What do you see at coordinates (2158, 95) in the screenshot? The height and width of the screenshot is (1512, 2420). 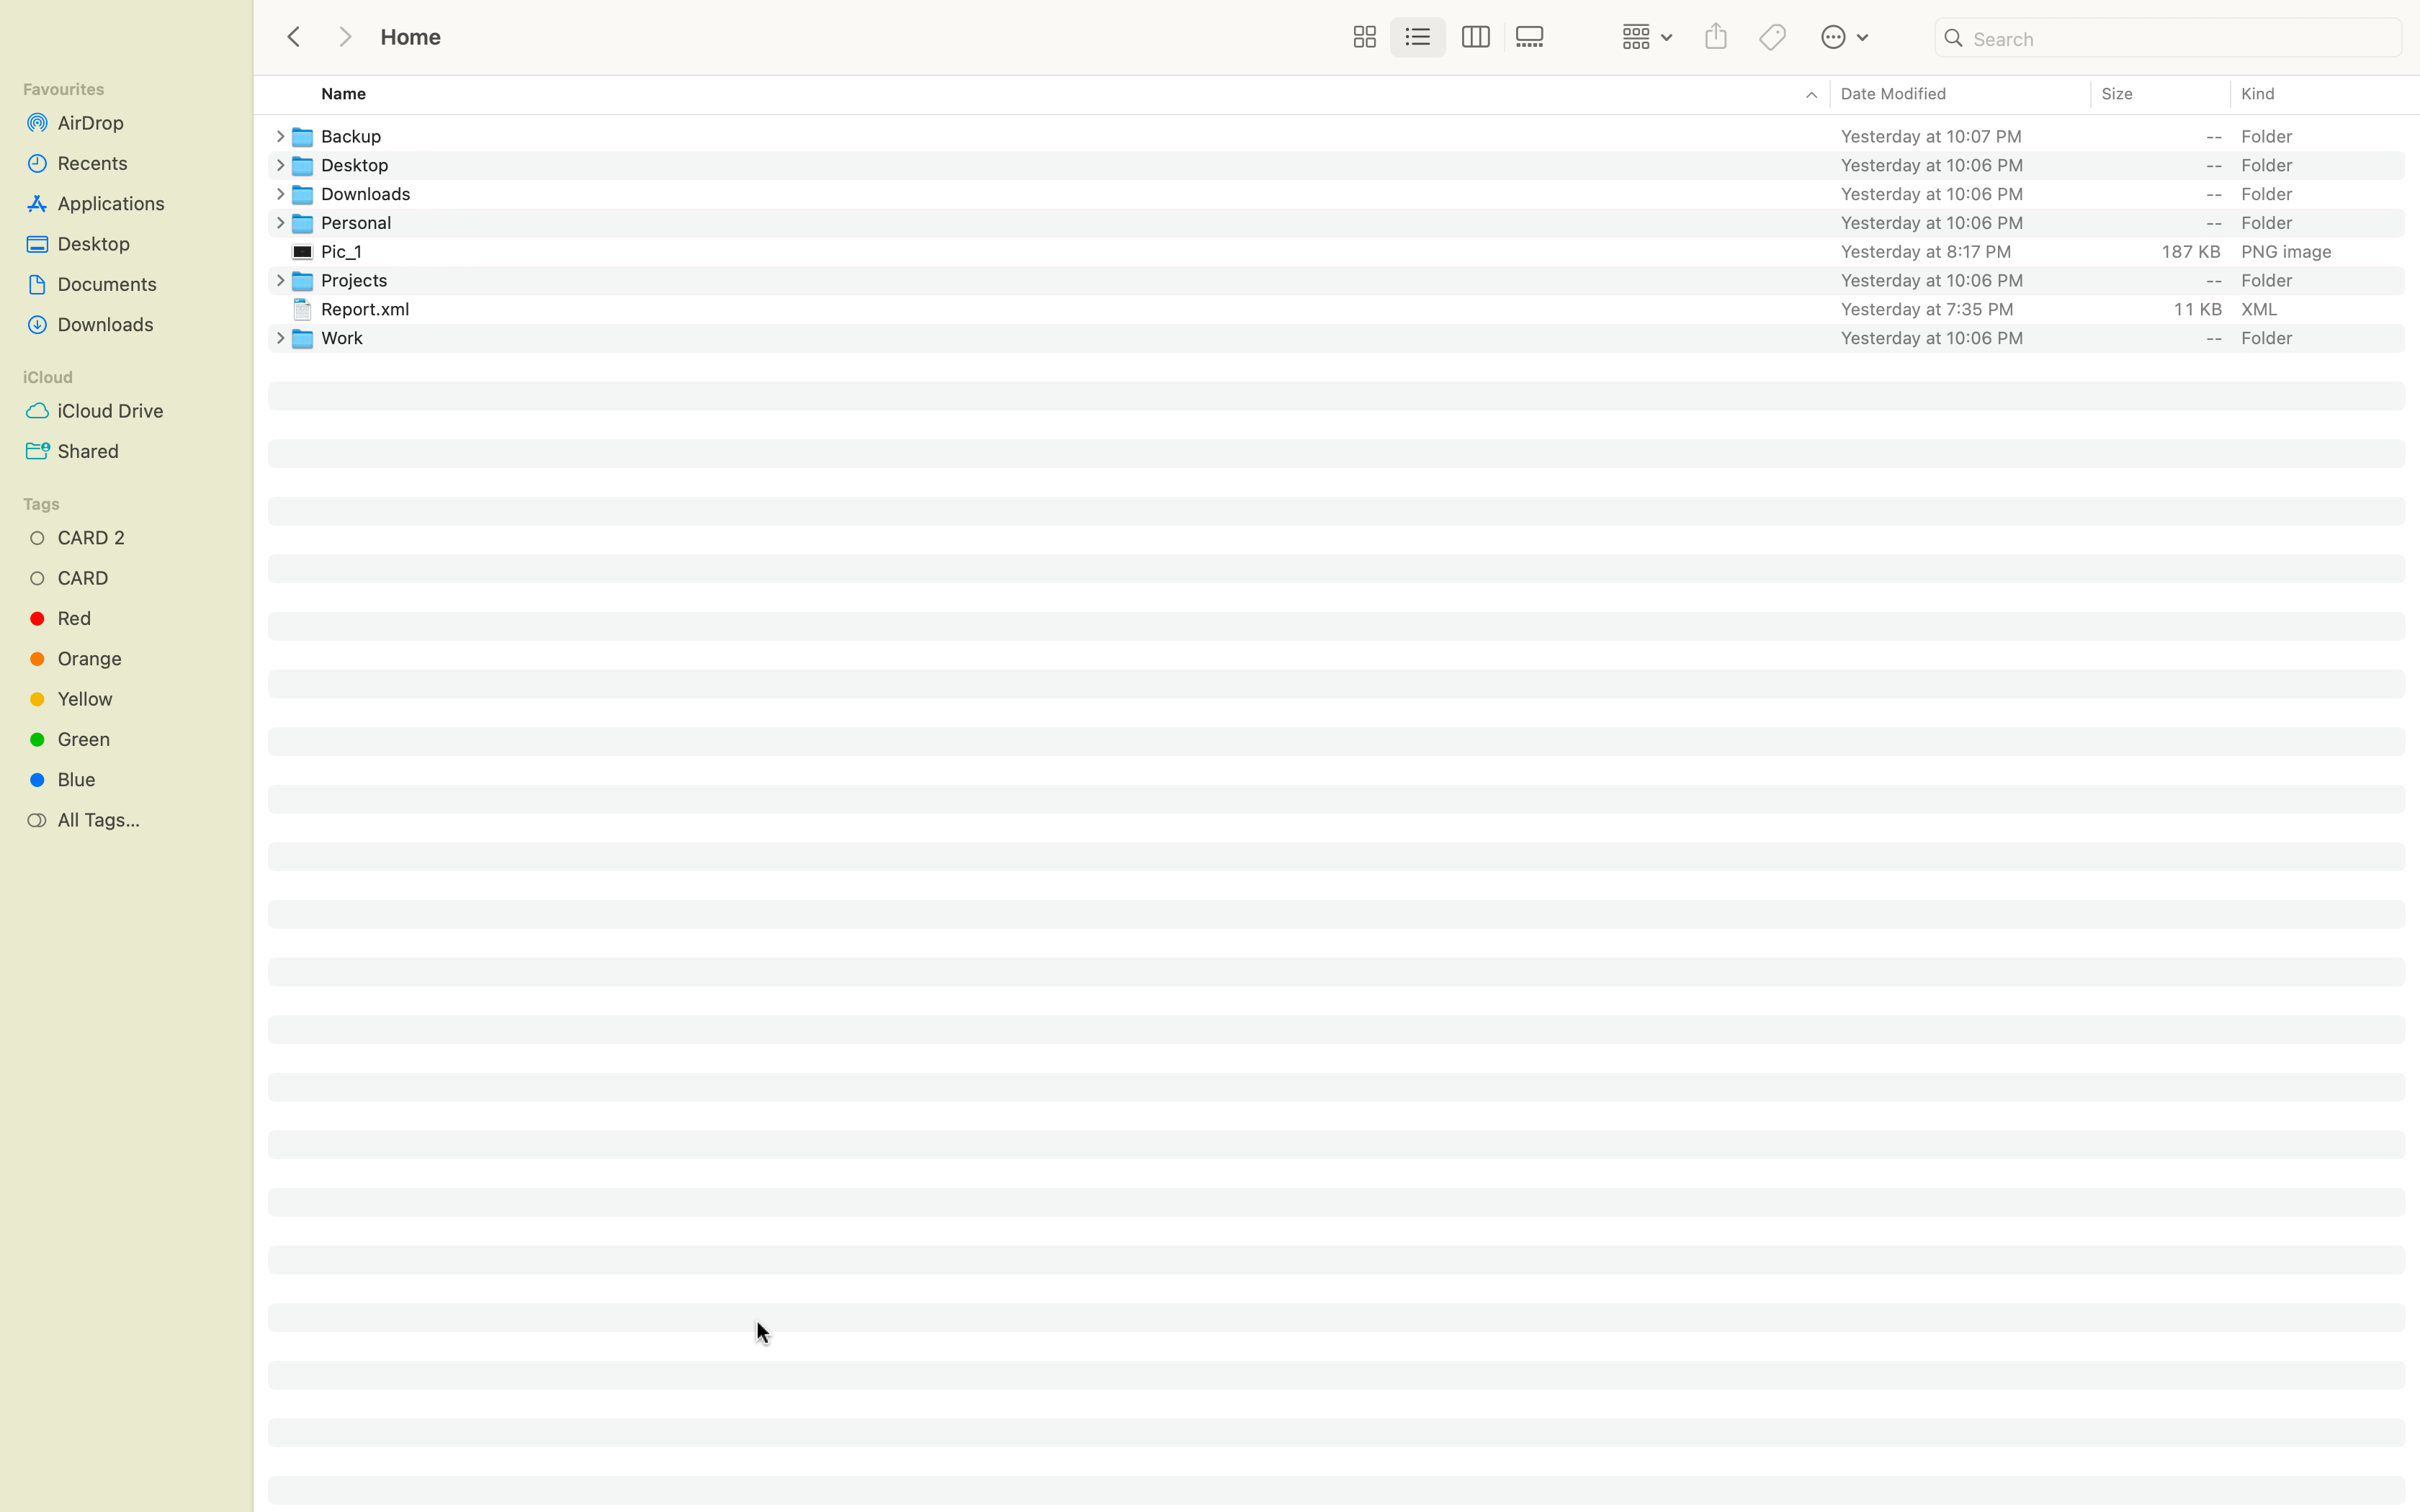 I see `Sort the files by size in ascending order` at bounding box center [2158, 95].